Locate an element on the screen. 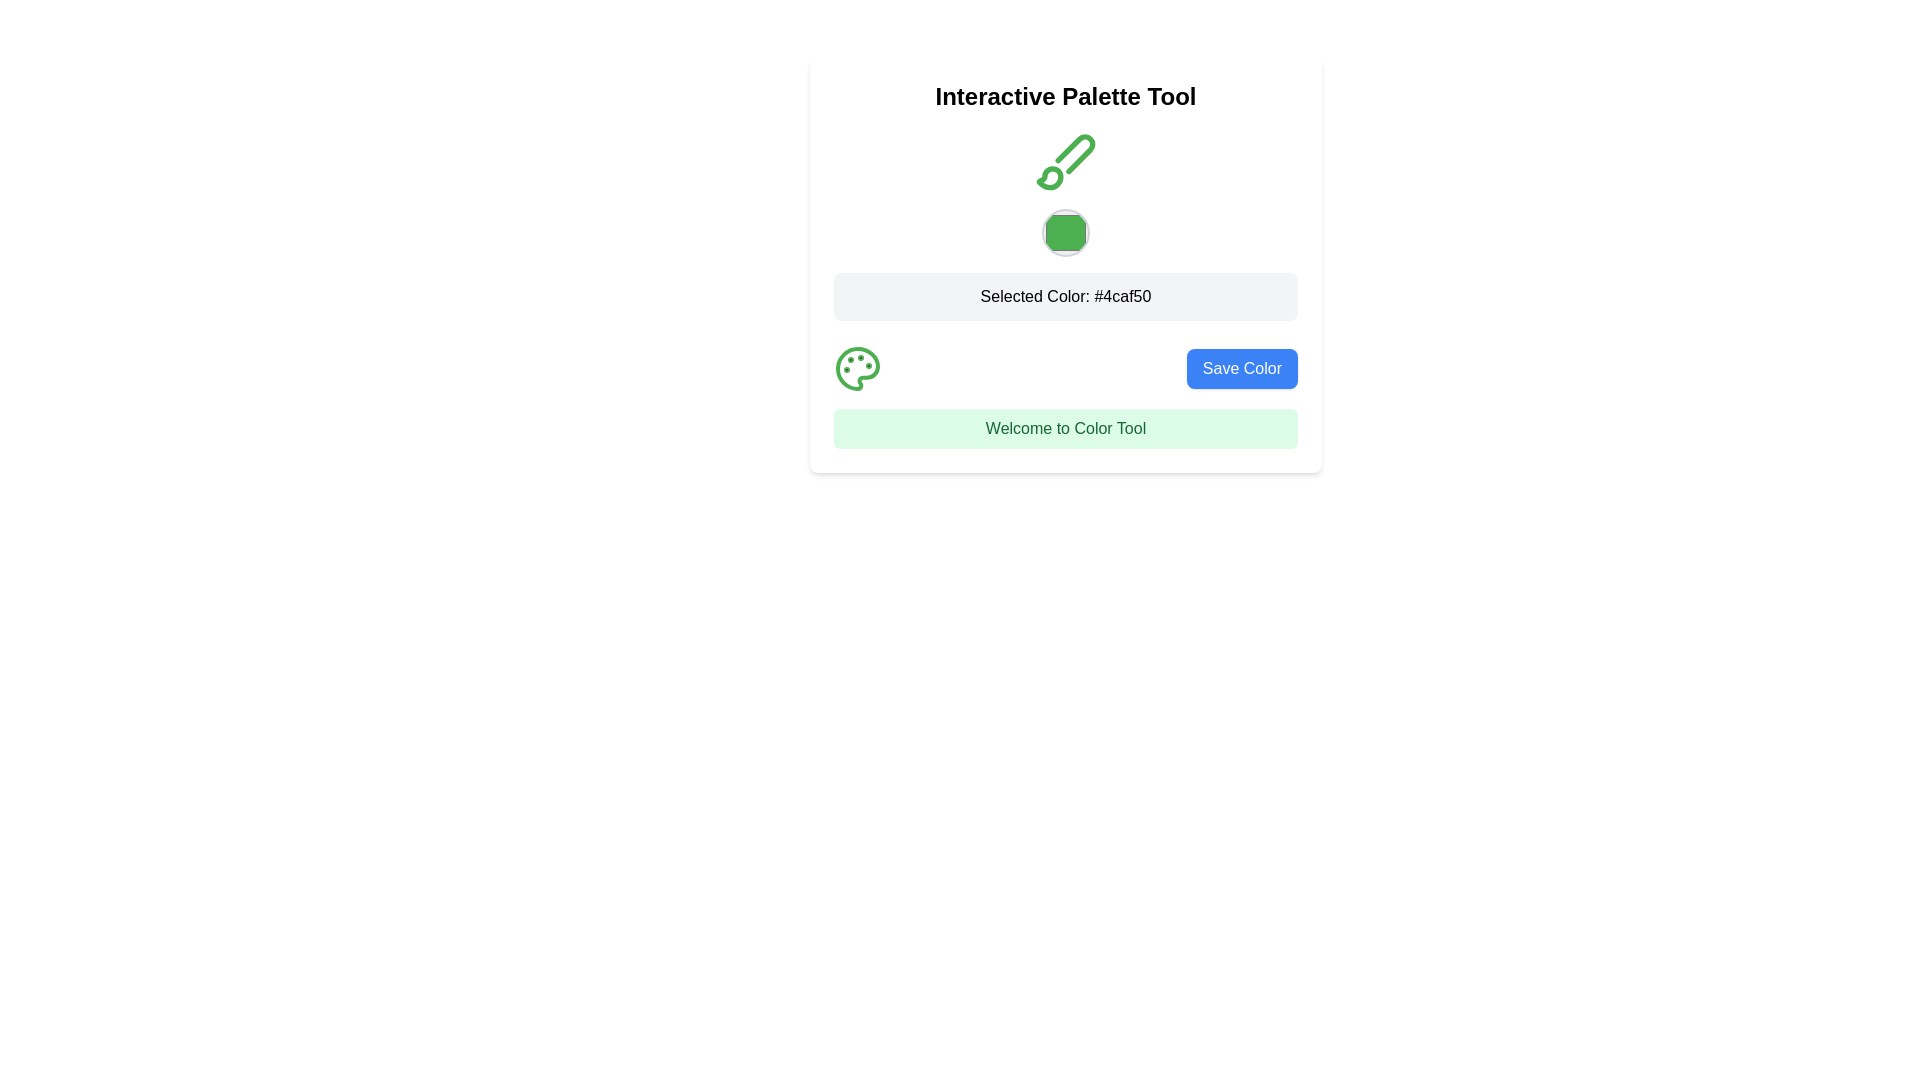 The height and width of the screenshot is (1080, 1920). the text display element that shows the message 'Selected Color: #4caf50', which is located centrally below the green circular color selector is located at coordinates (1064, 297).